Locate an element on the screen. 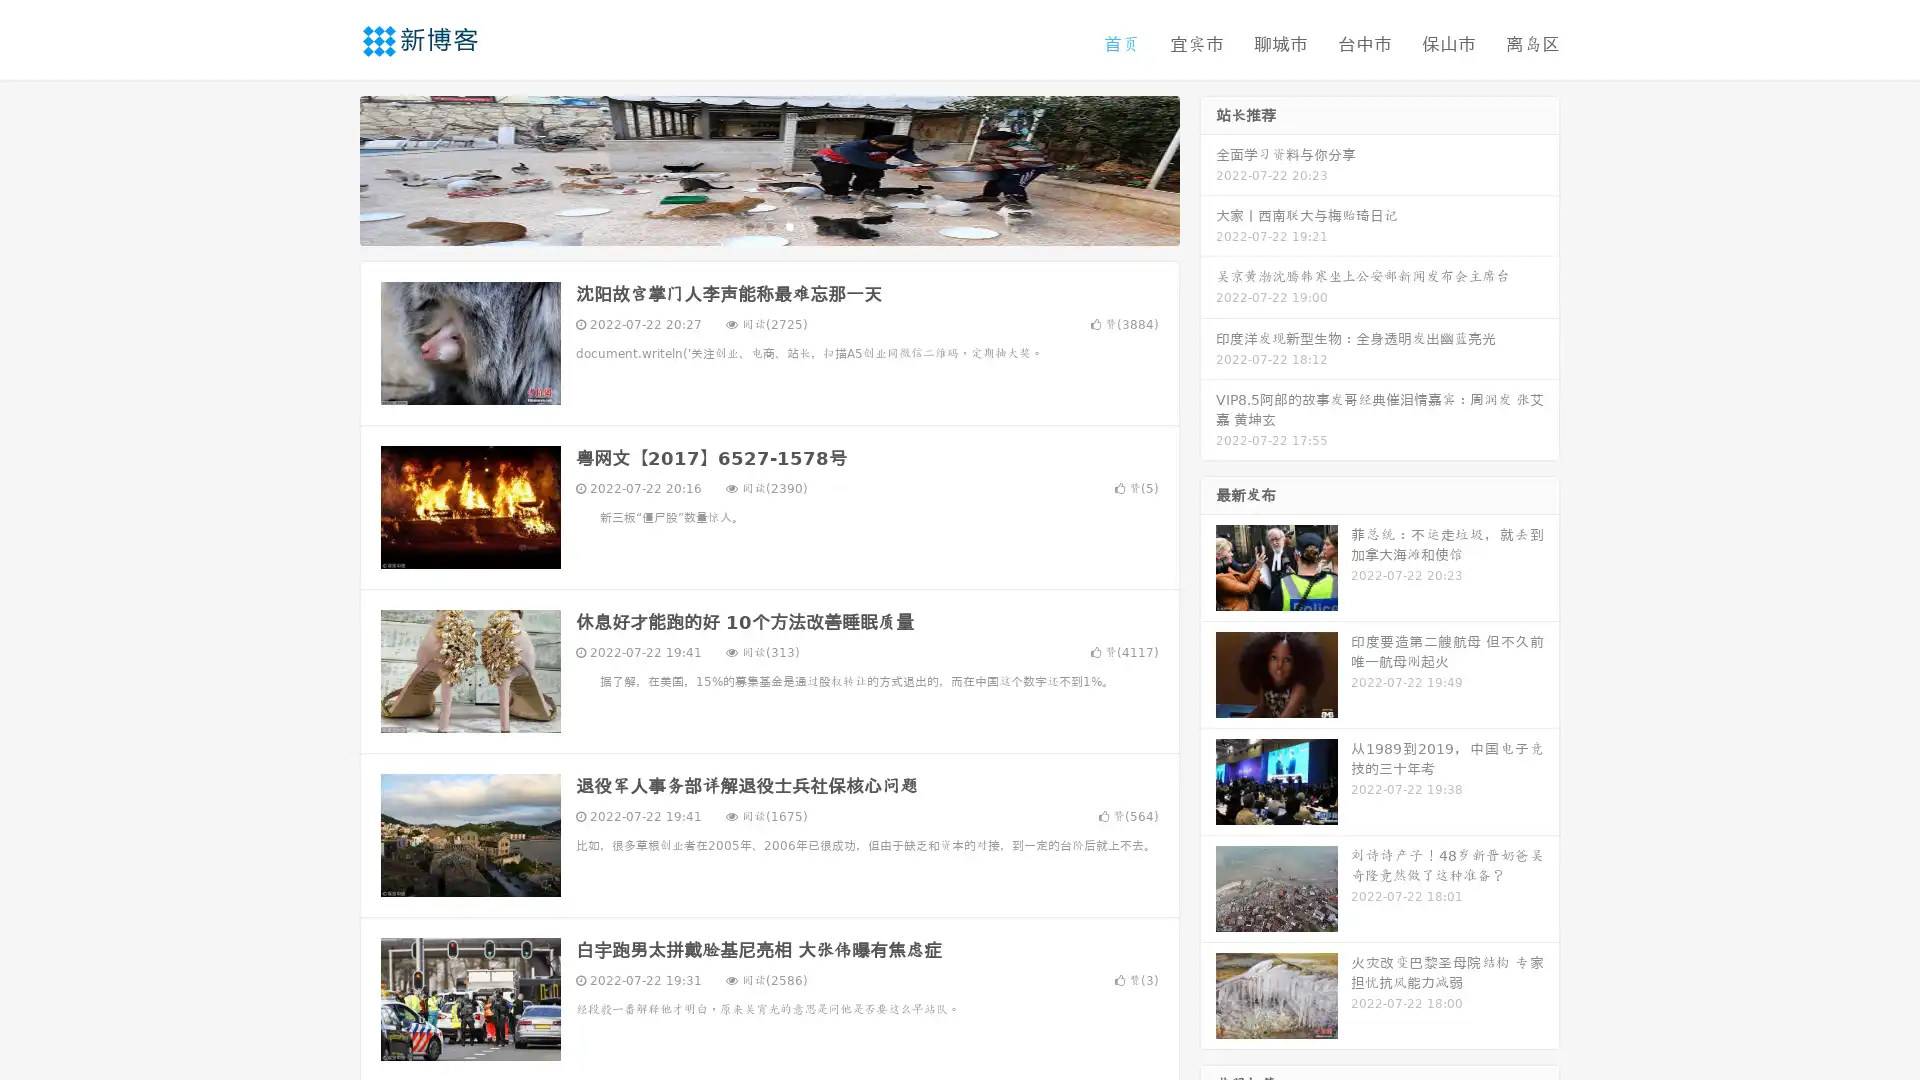  Go to slide 1 is located at coordinates (748, 225).